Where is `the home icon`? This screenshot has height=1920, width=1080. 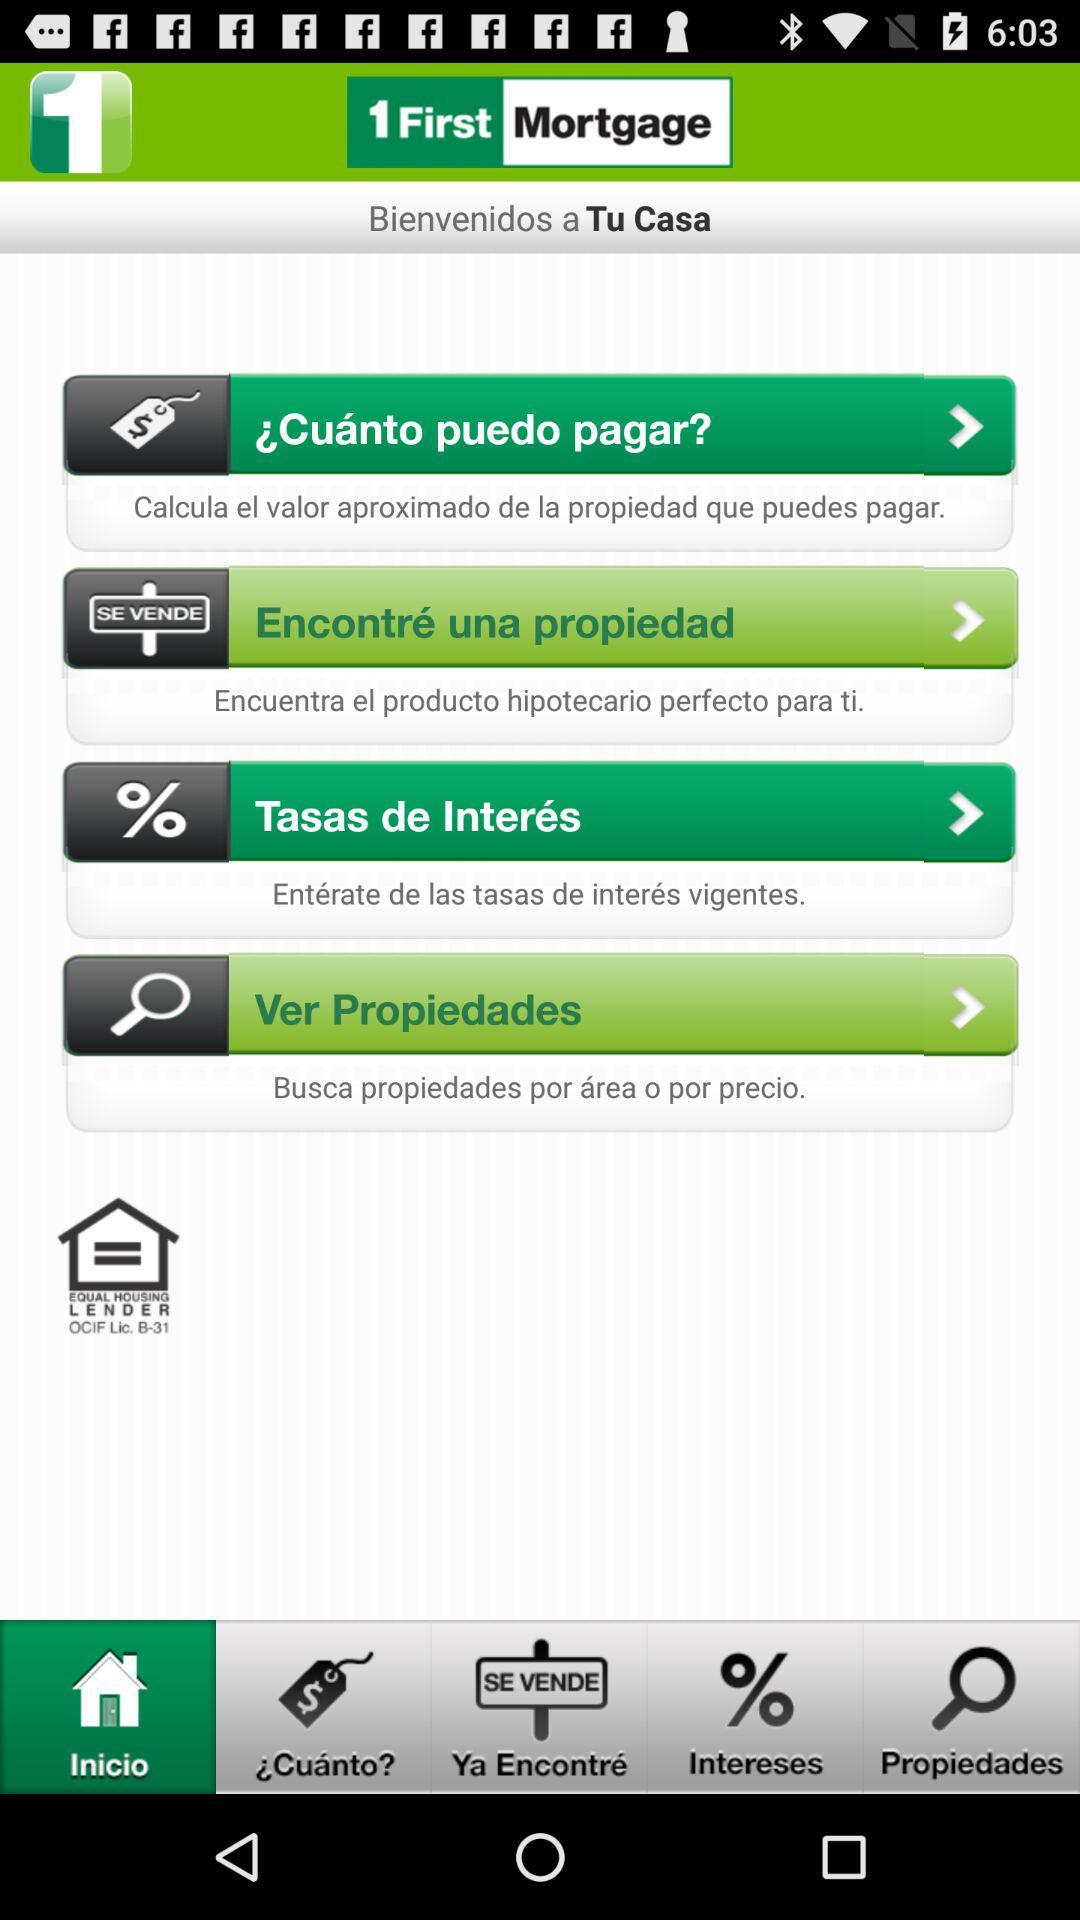
the home icon is located at coordinates (108, 1826).